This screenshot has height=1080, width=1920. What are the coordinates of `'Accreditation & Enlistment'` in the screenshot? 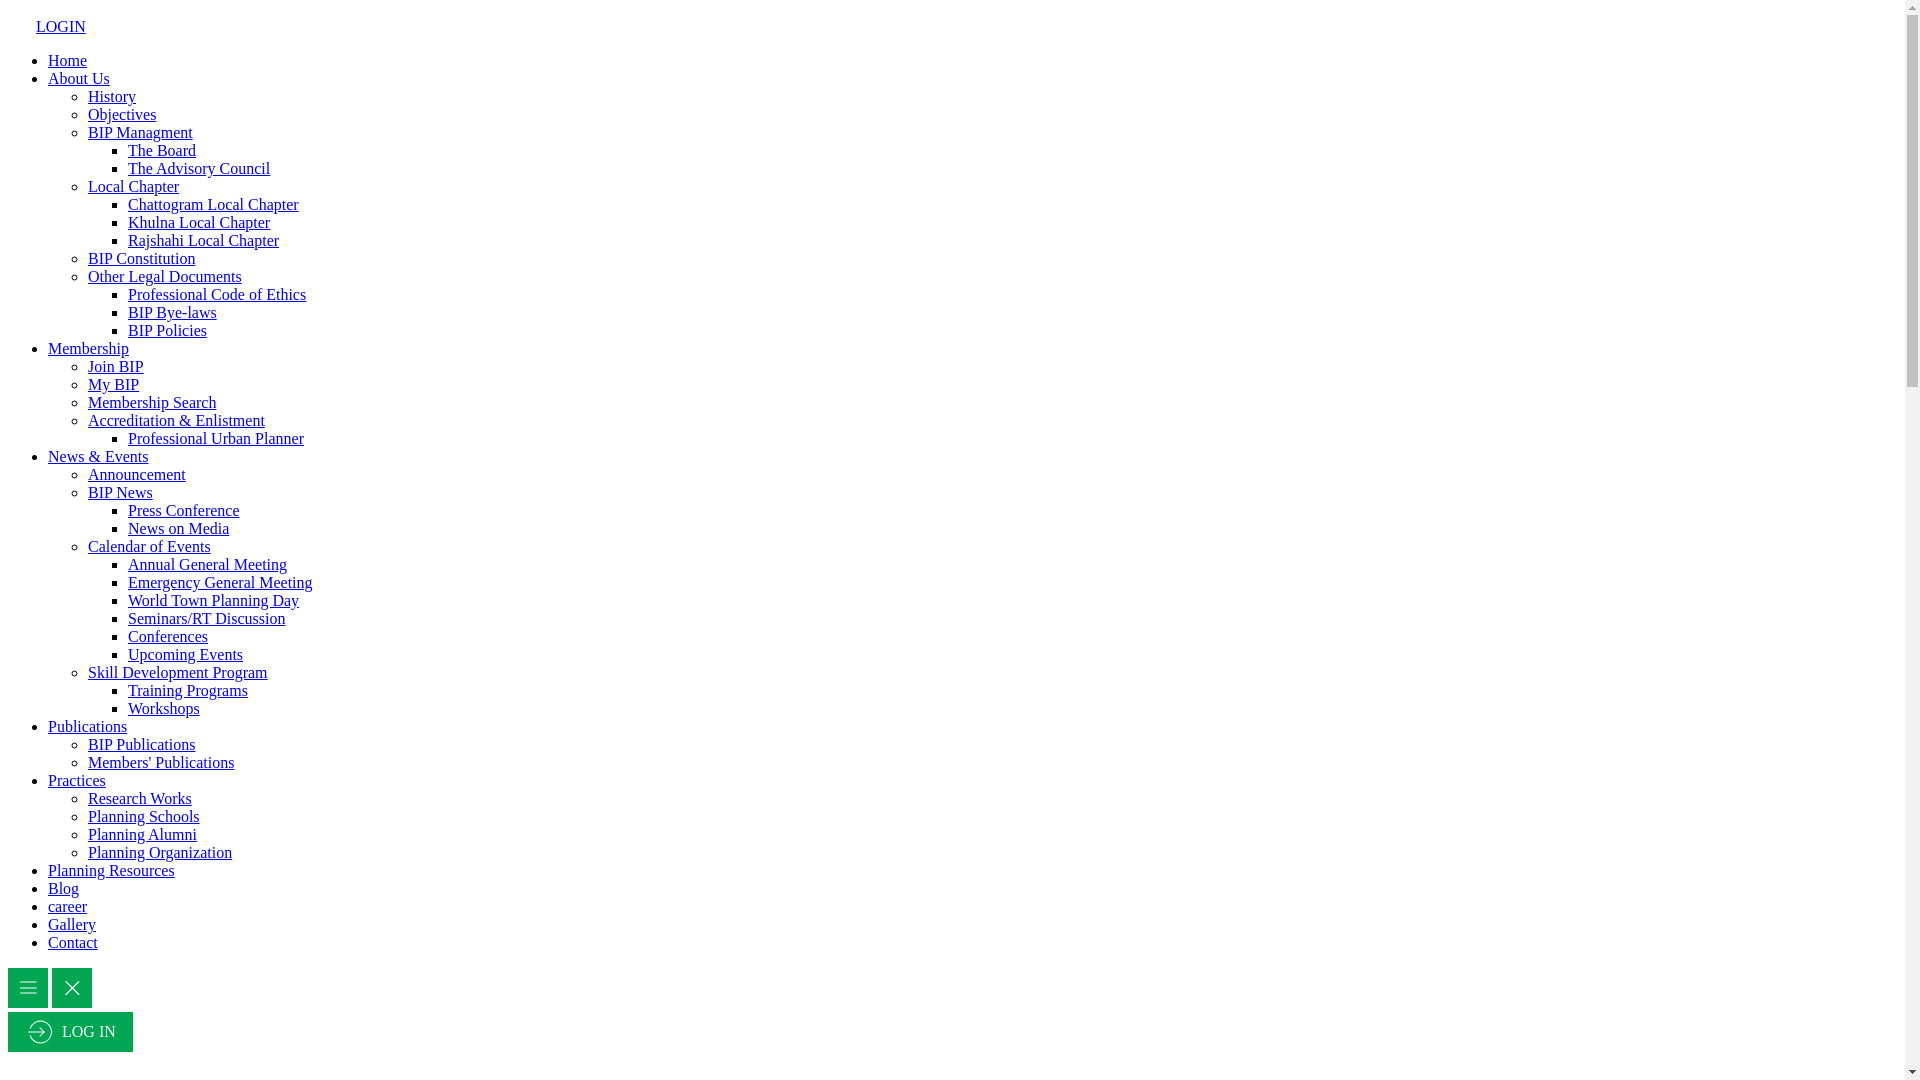 It's located at (86, 419).